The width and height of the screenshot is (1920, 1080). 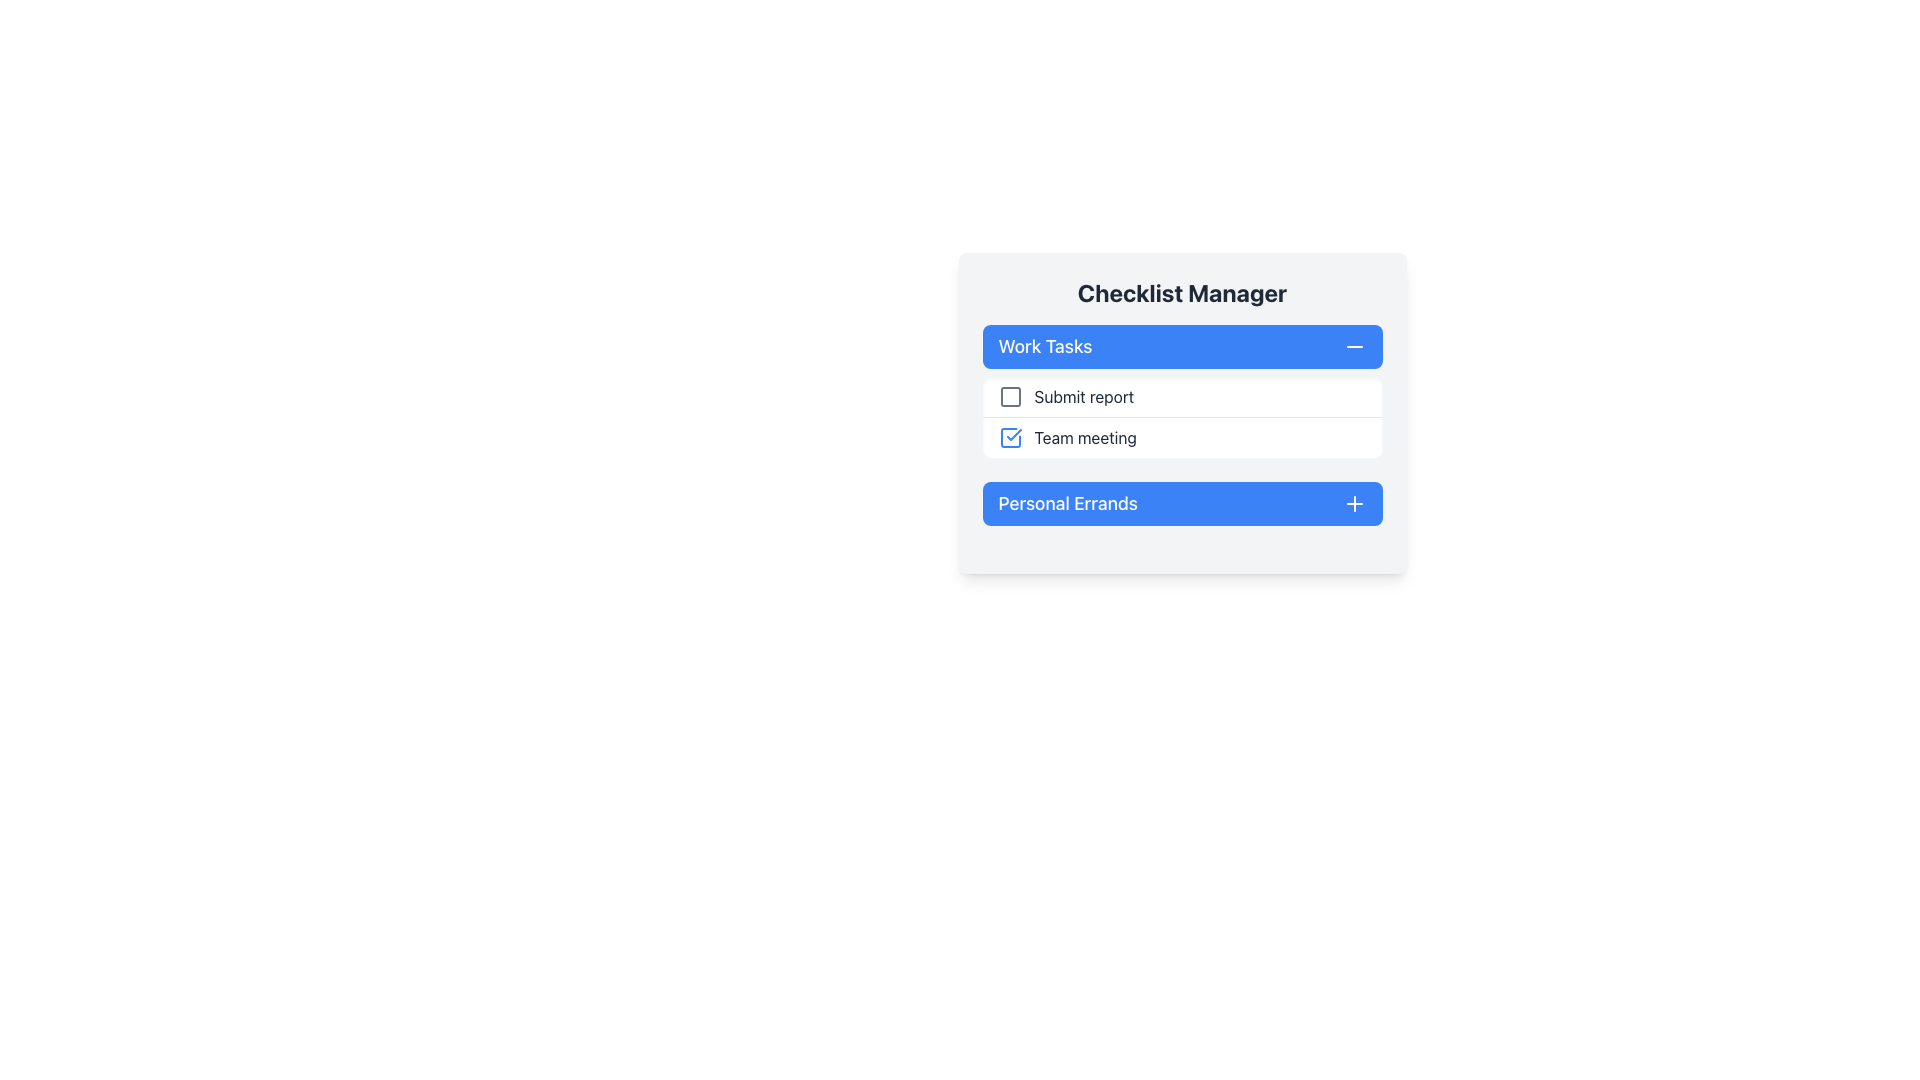 I want to click on the plus sign icon located to the right within the 'Personal Errands' button in the checklist interface, so click(x=1354, y=503).